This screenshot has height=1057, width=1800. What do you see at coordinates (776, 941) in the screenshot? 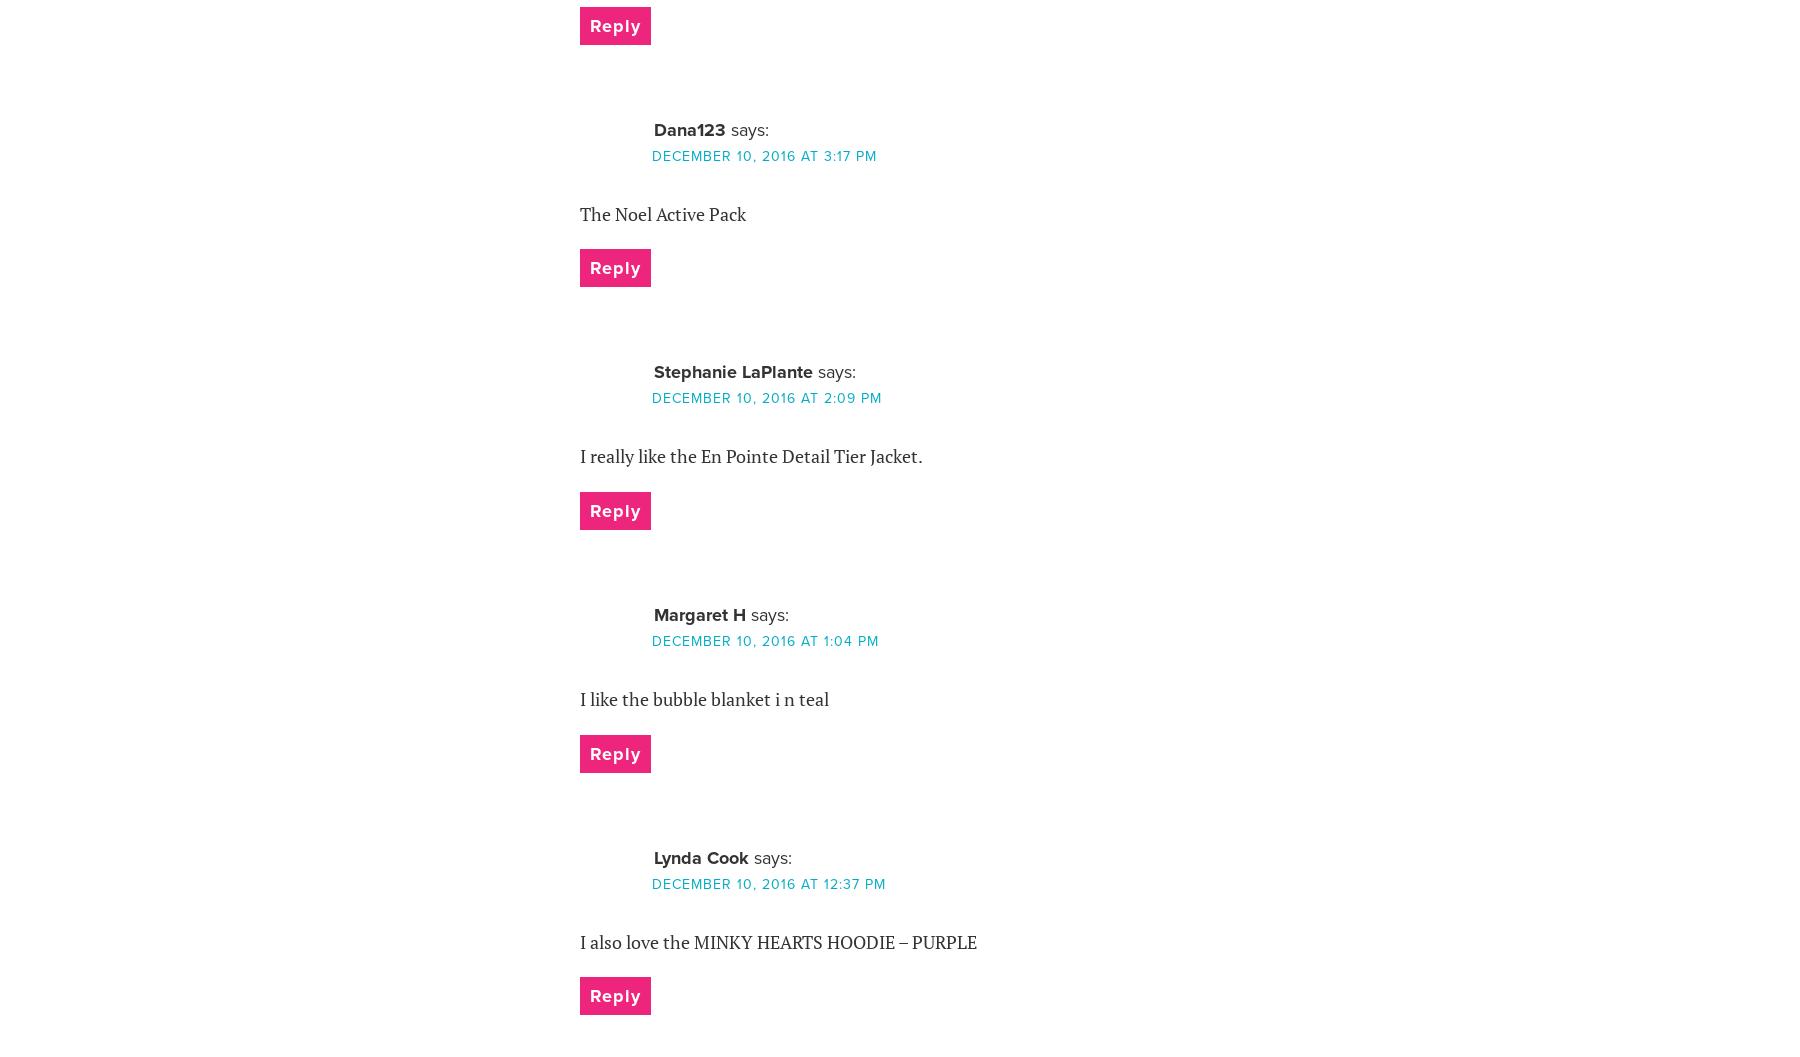
I see `'I also love the MINKY HEARTS HOODIE – PURPLE'` at bounding box center [776, 941].